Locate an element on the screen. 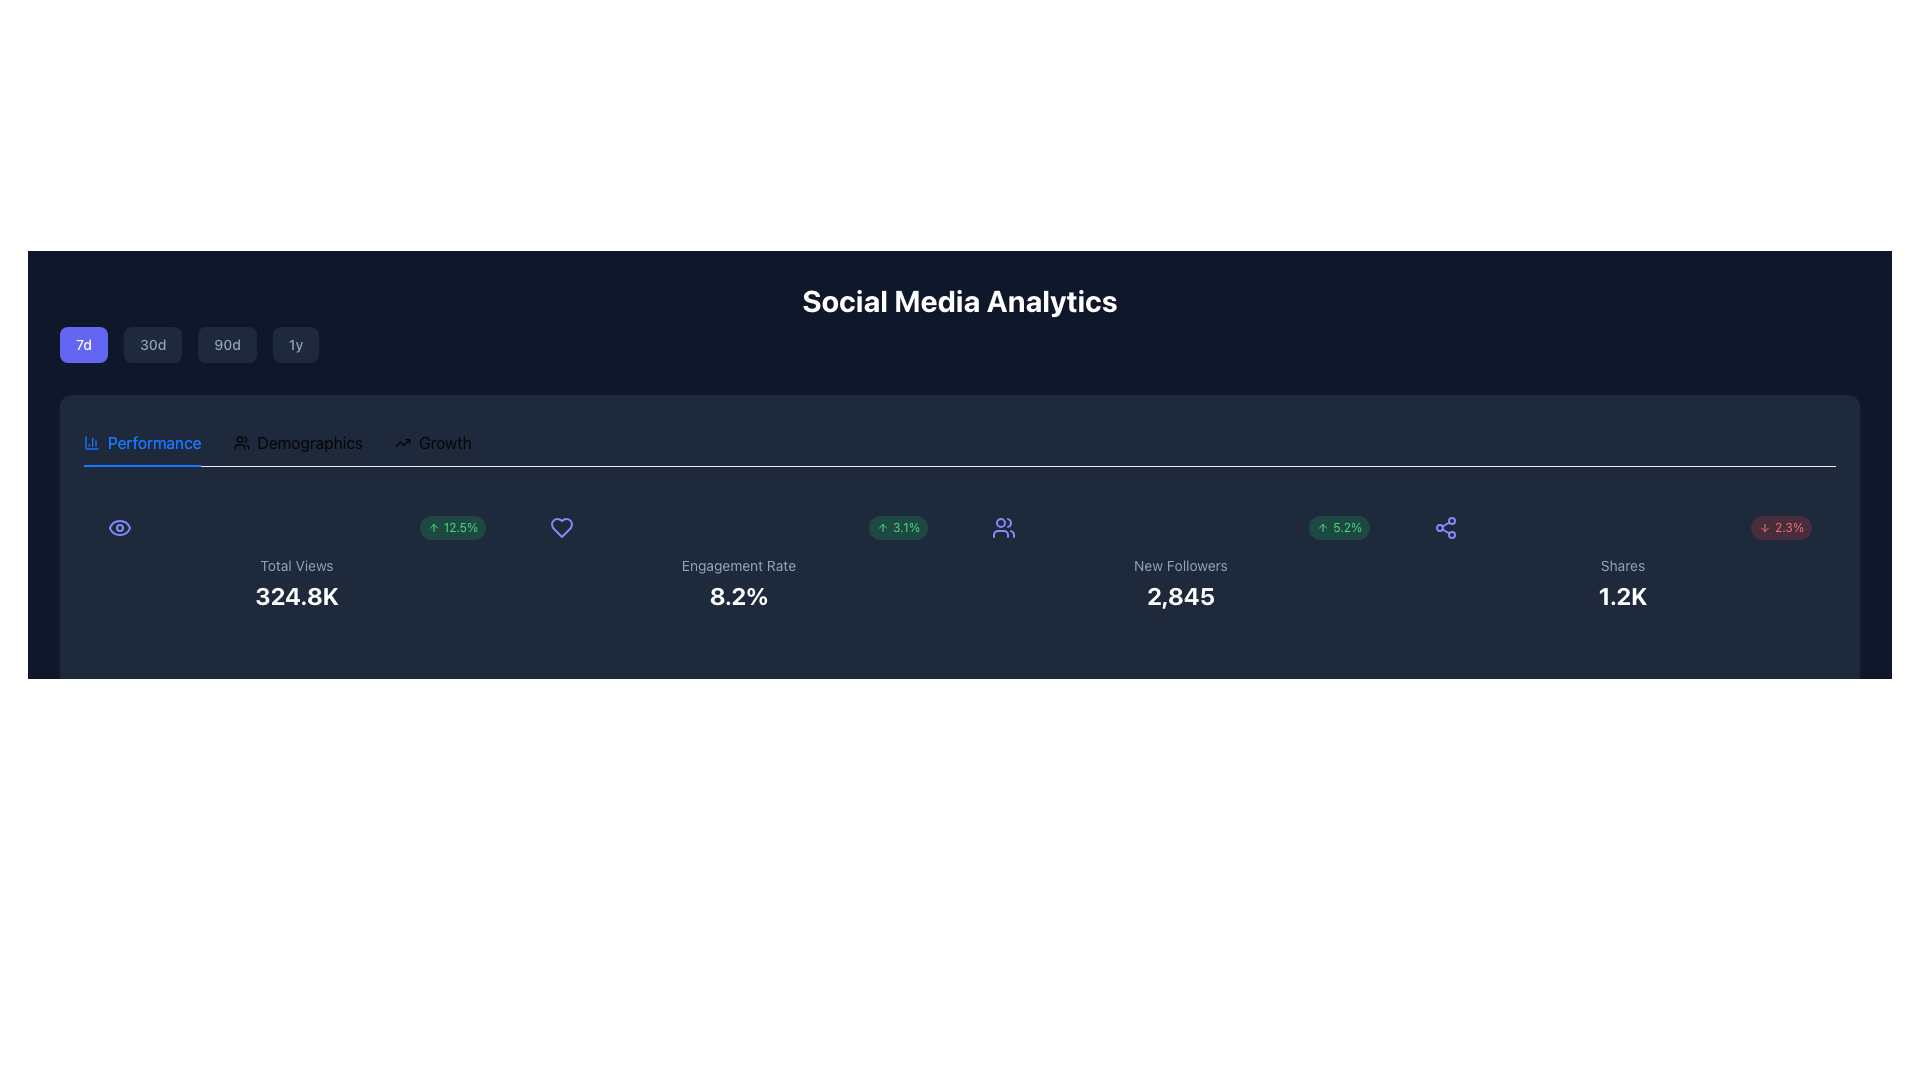 This screenshot has height=1080, width=1920. the heart icon representing engagement metrics, located in the 'Engagement Rate' section between 'Total Views' and 'New Followers' is located at coordinates (560, 527).